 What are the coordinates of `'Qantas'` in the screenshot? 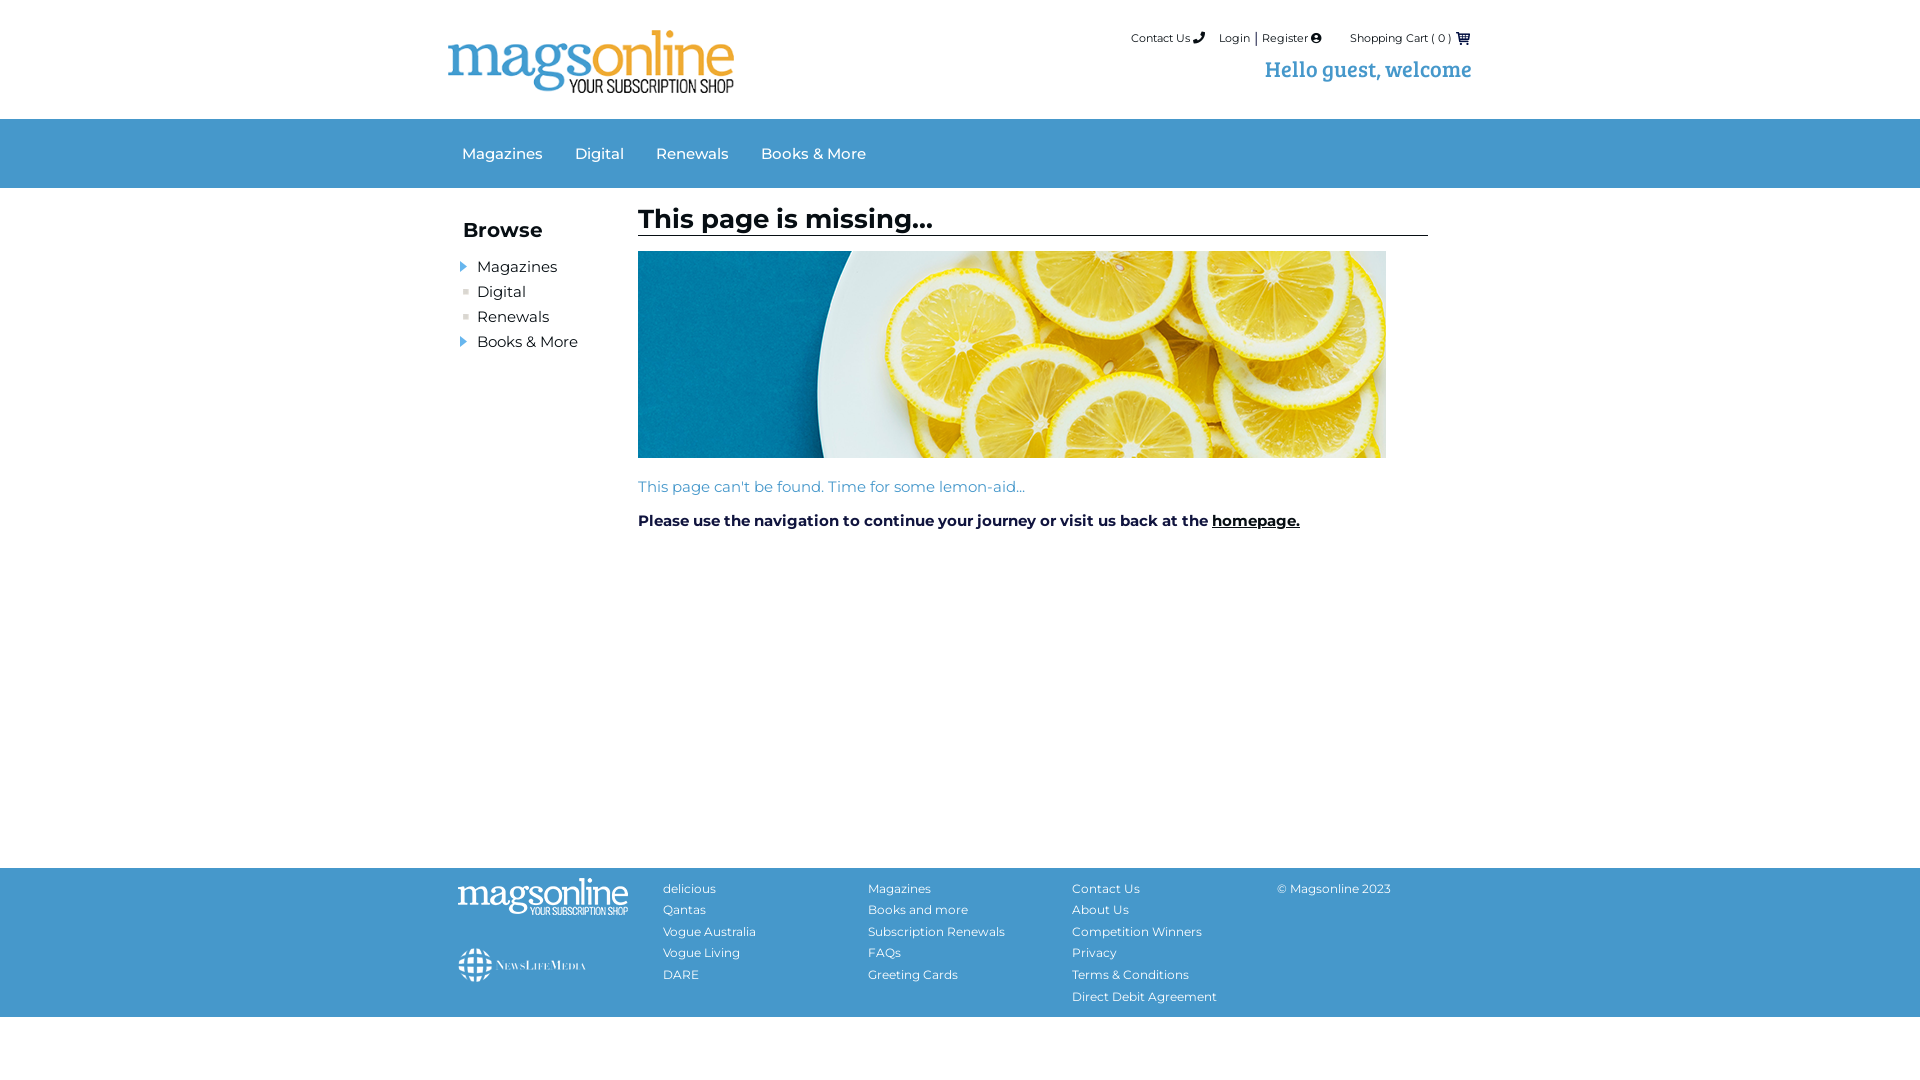 It's located at (684, 909).